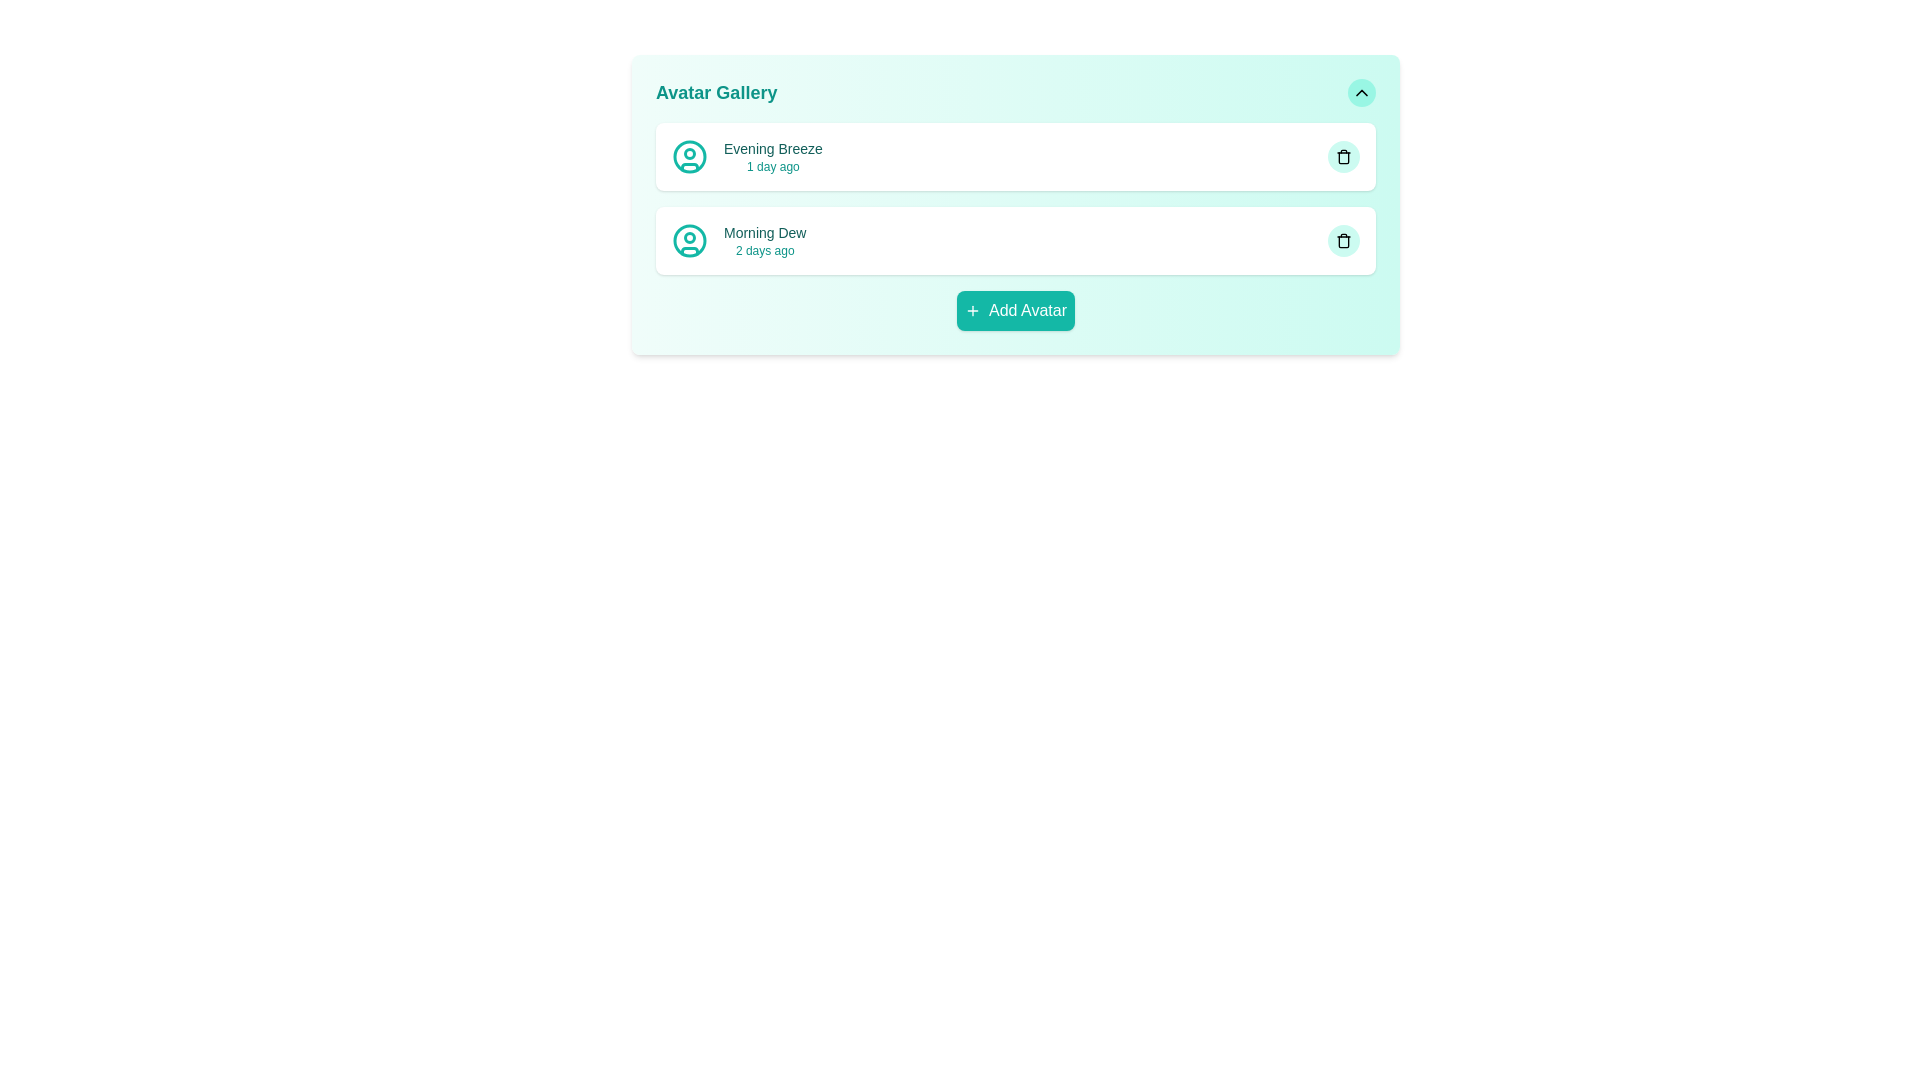 Image resolution: width=1920 pixels, height=1080 pixels. What do you see at coordinates (690, 156) in the screenshot?
I see `the teal circular user profile silhouette icon located in the 'Avatar Gallery' section, associated with 'Evening Breeze 1 day ago'` at bounding box center [690, 156].